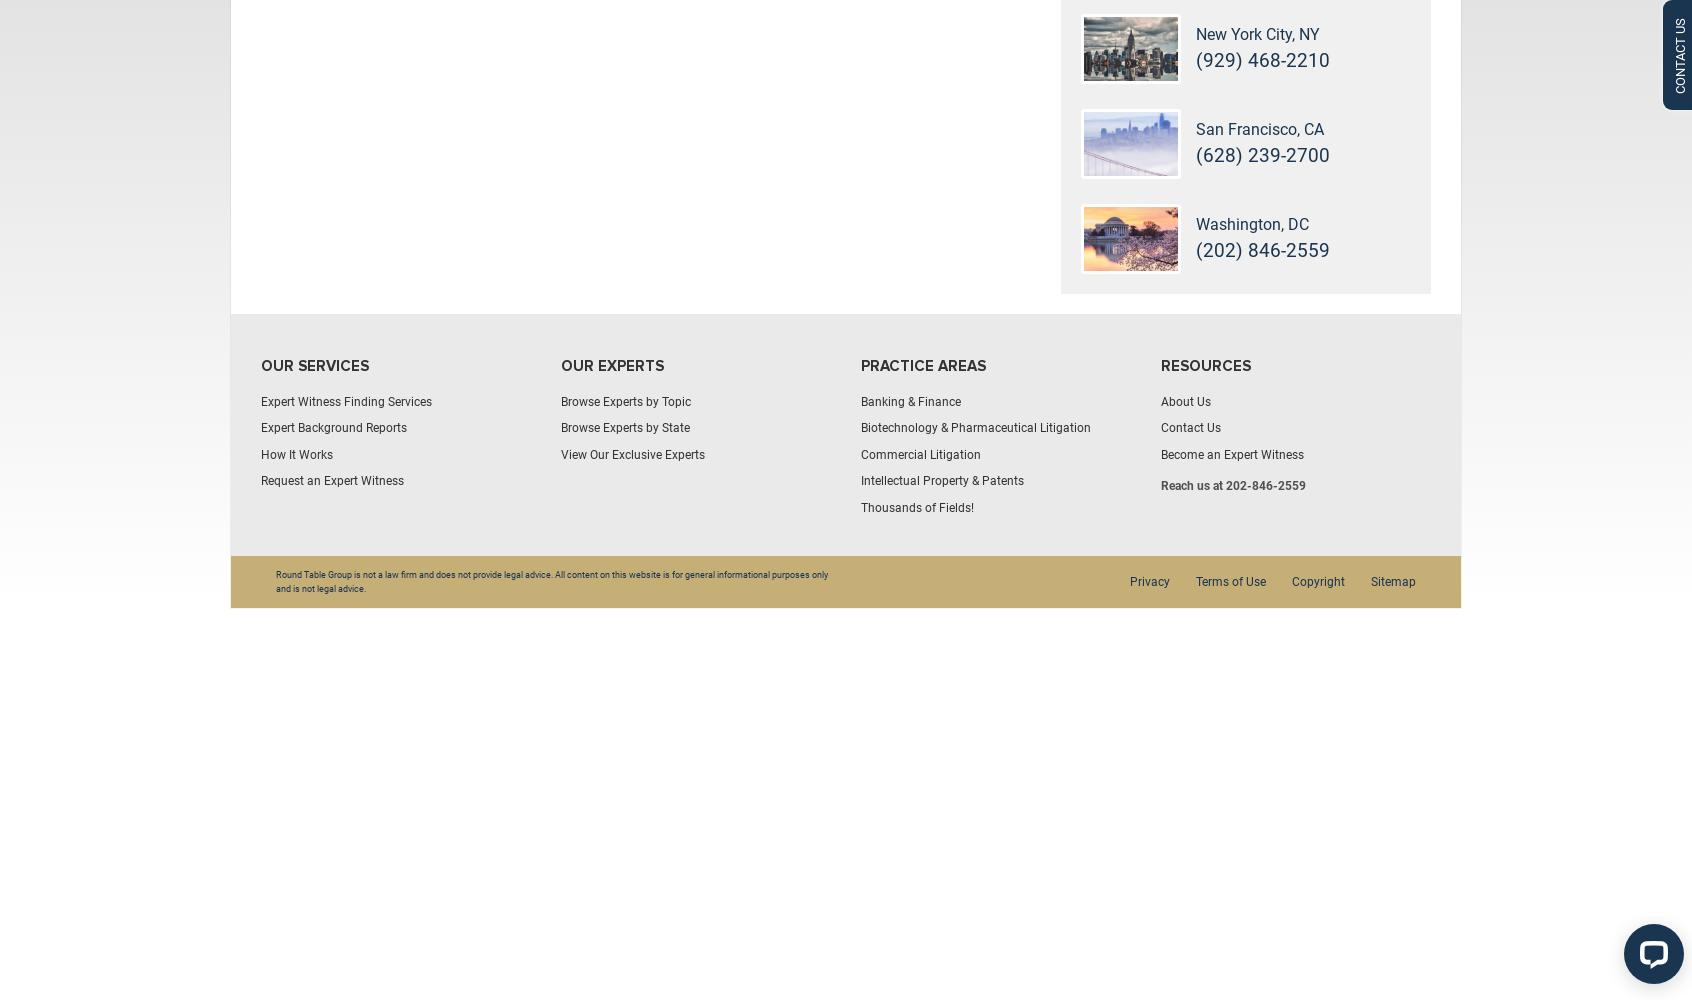 This screenshot has width=1692, height=1000. I want to click on '(202) 846-2559', so click(1263, 250).